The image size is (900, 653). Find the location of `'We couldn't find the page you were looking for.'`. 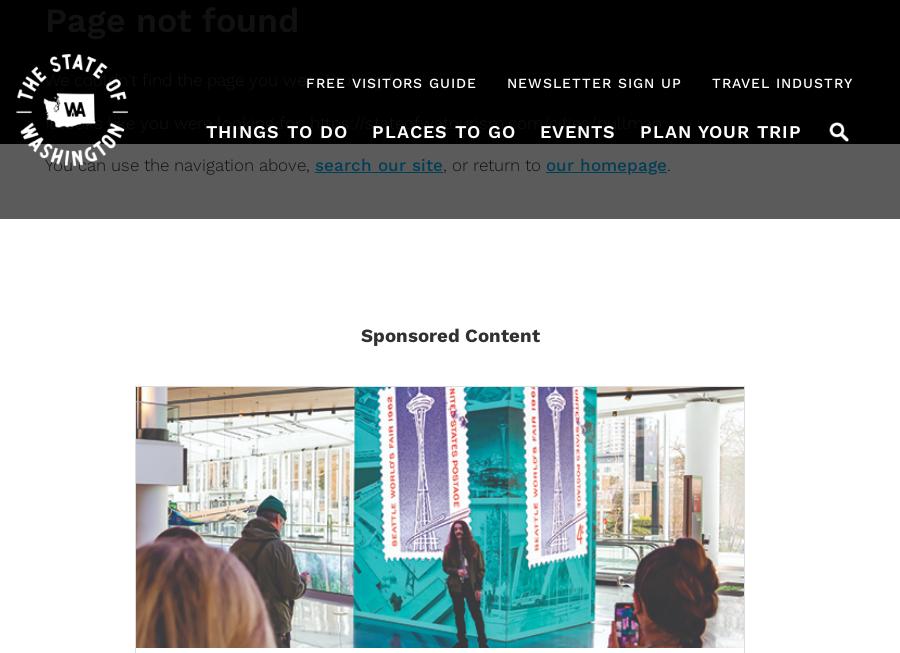

'We couldn't find the page you were looking for.' is located at coordinates (44, 78).